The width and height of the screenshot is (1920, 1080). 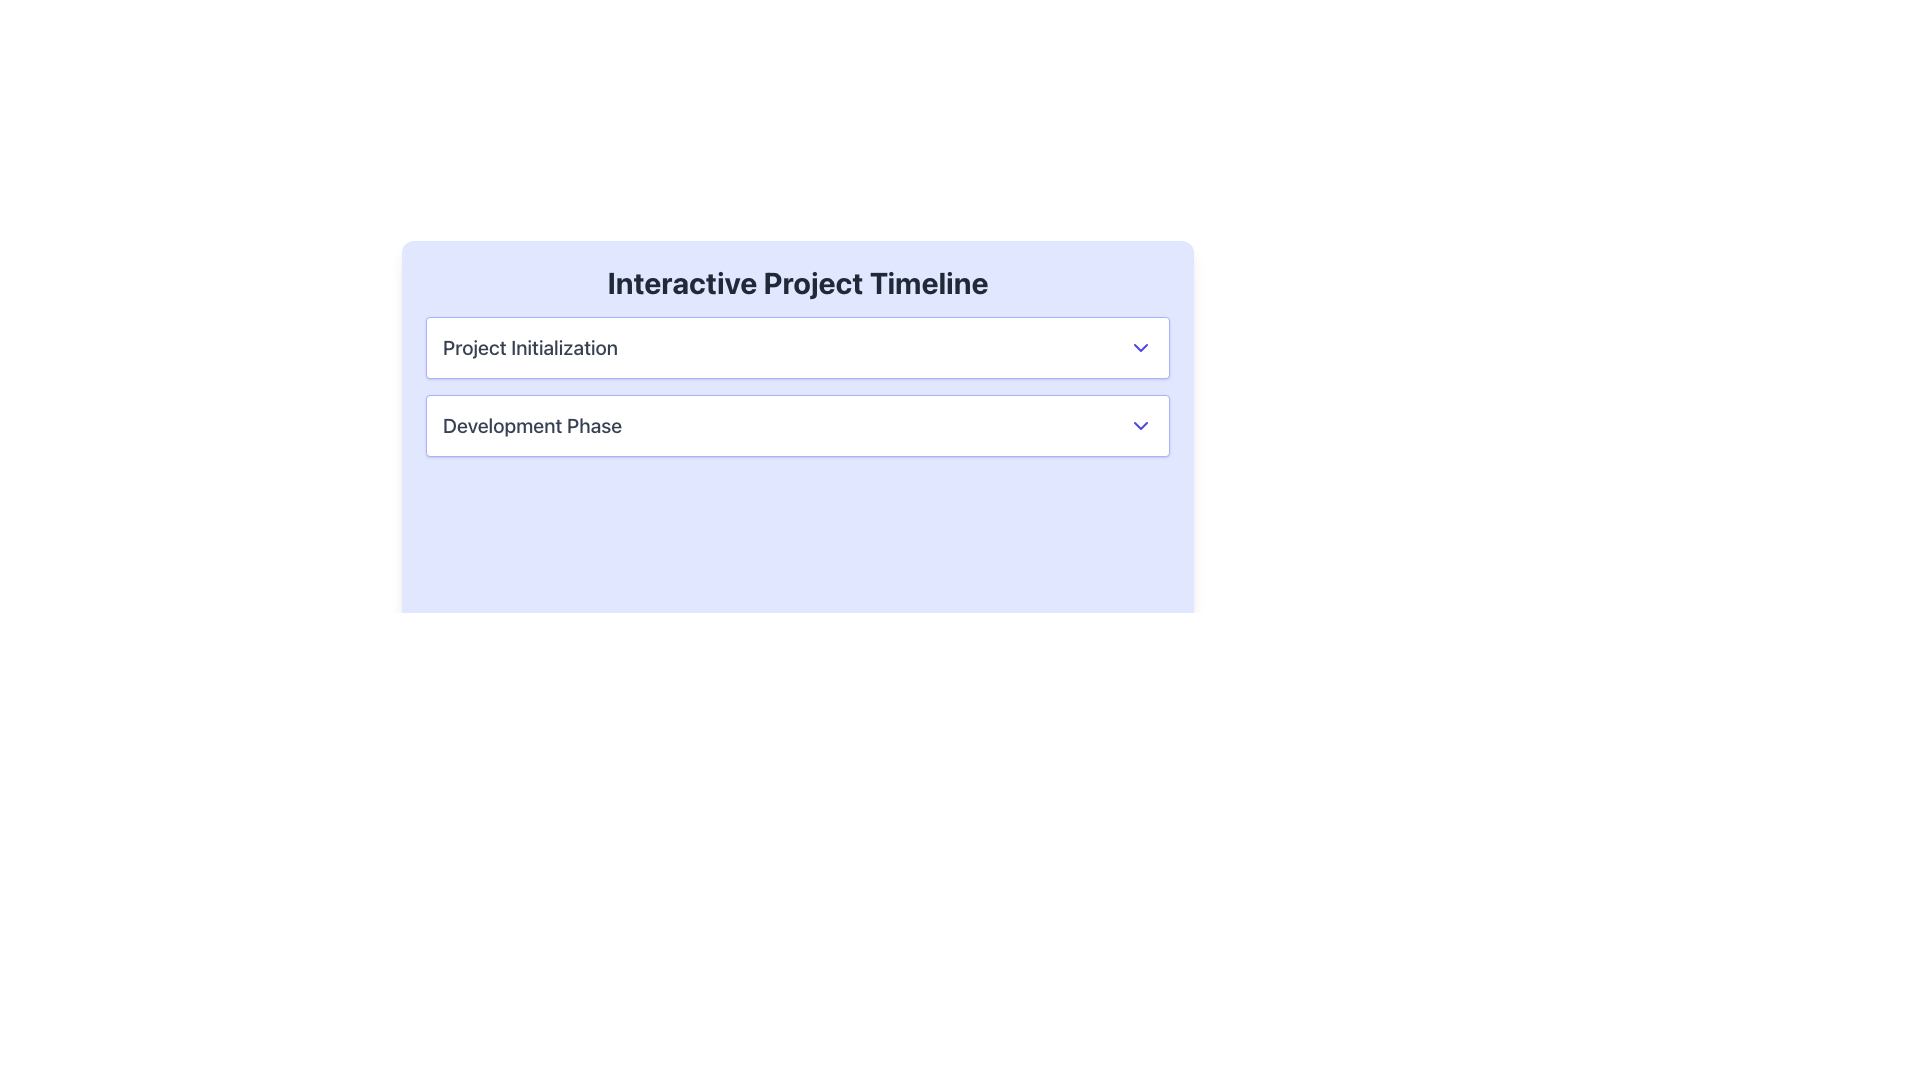 What do you see at coordinates (796, 424) in the screenshot?
I see `the second expandable list item in the Interactive Project Timeline` at bounding box center [796, 424].